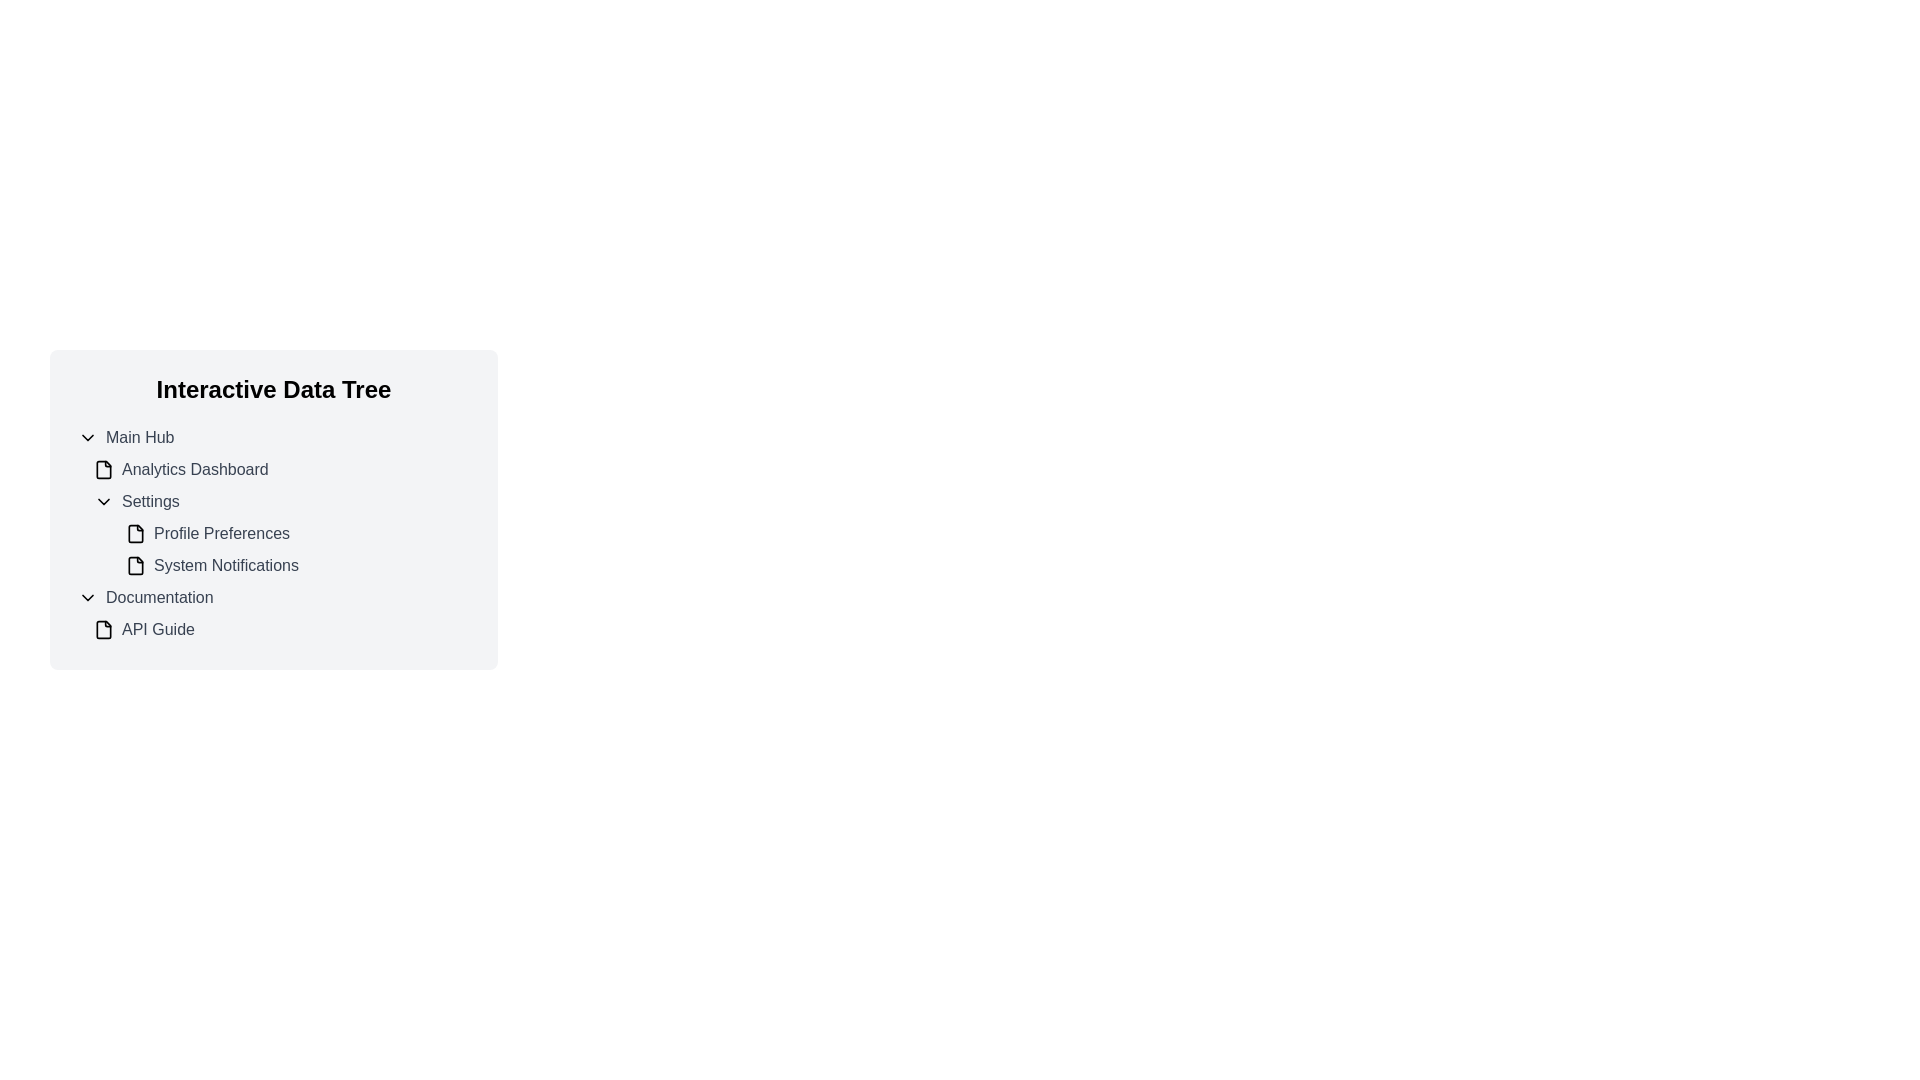  What do you see at coordinates (103, 470) in the screenshot?
I see `the small file icon outlined with no fill color, located to the immediate left of the 'Analytics Dashboard' text in the second row of the left-hand sidebar` at bounding box center [103, 470].